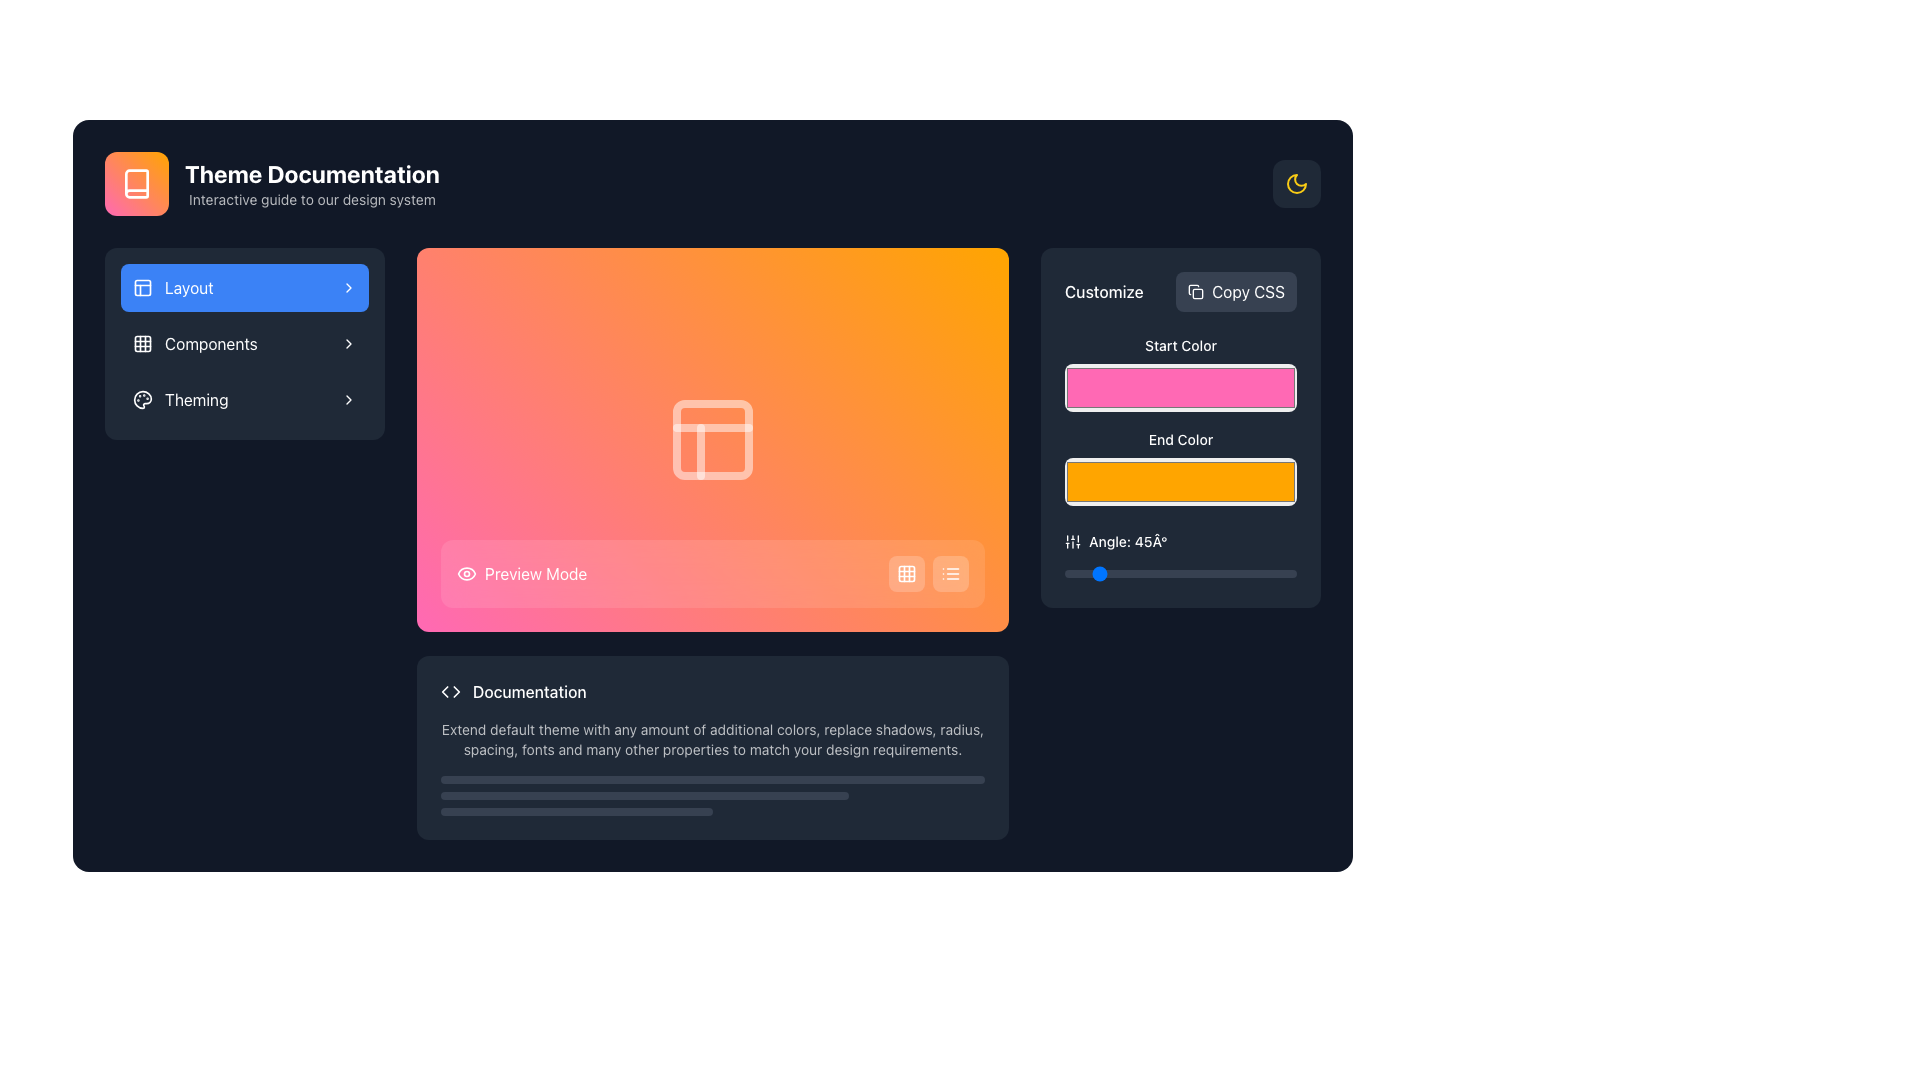 The height and width of the screenshot is (1080, 1920). I want to click on the third and smallest progress bar located at the bottom part of the interface, which visually represents a smaller progress or partially loaded status, so click(575, 812).